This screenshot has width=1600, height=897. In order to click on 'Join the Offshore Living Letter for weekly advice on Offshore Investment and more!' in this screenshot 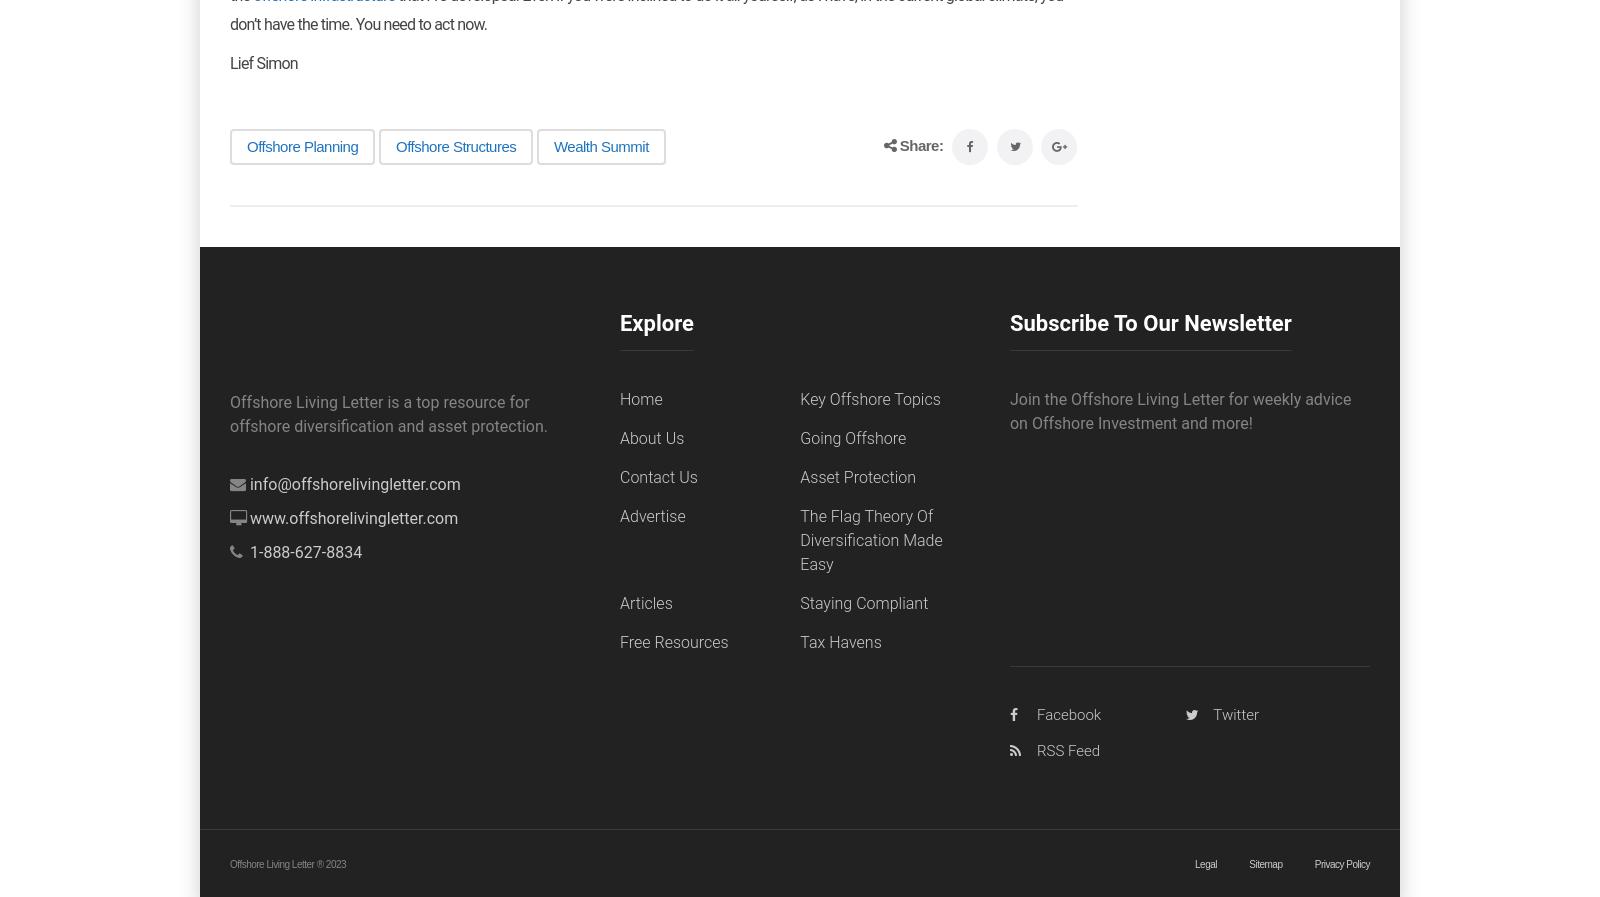, I will do `click(1180, 409)`.